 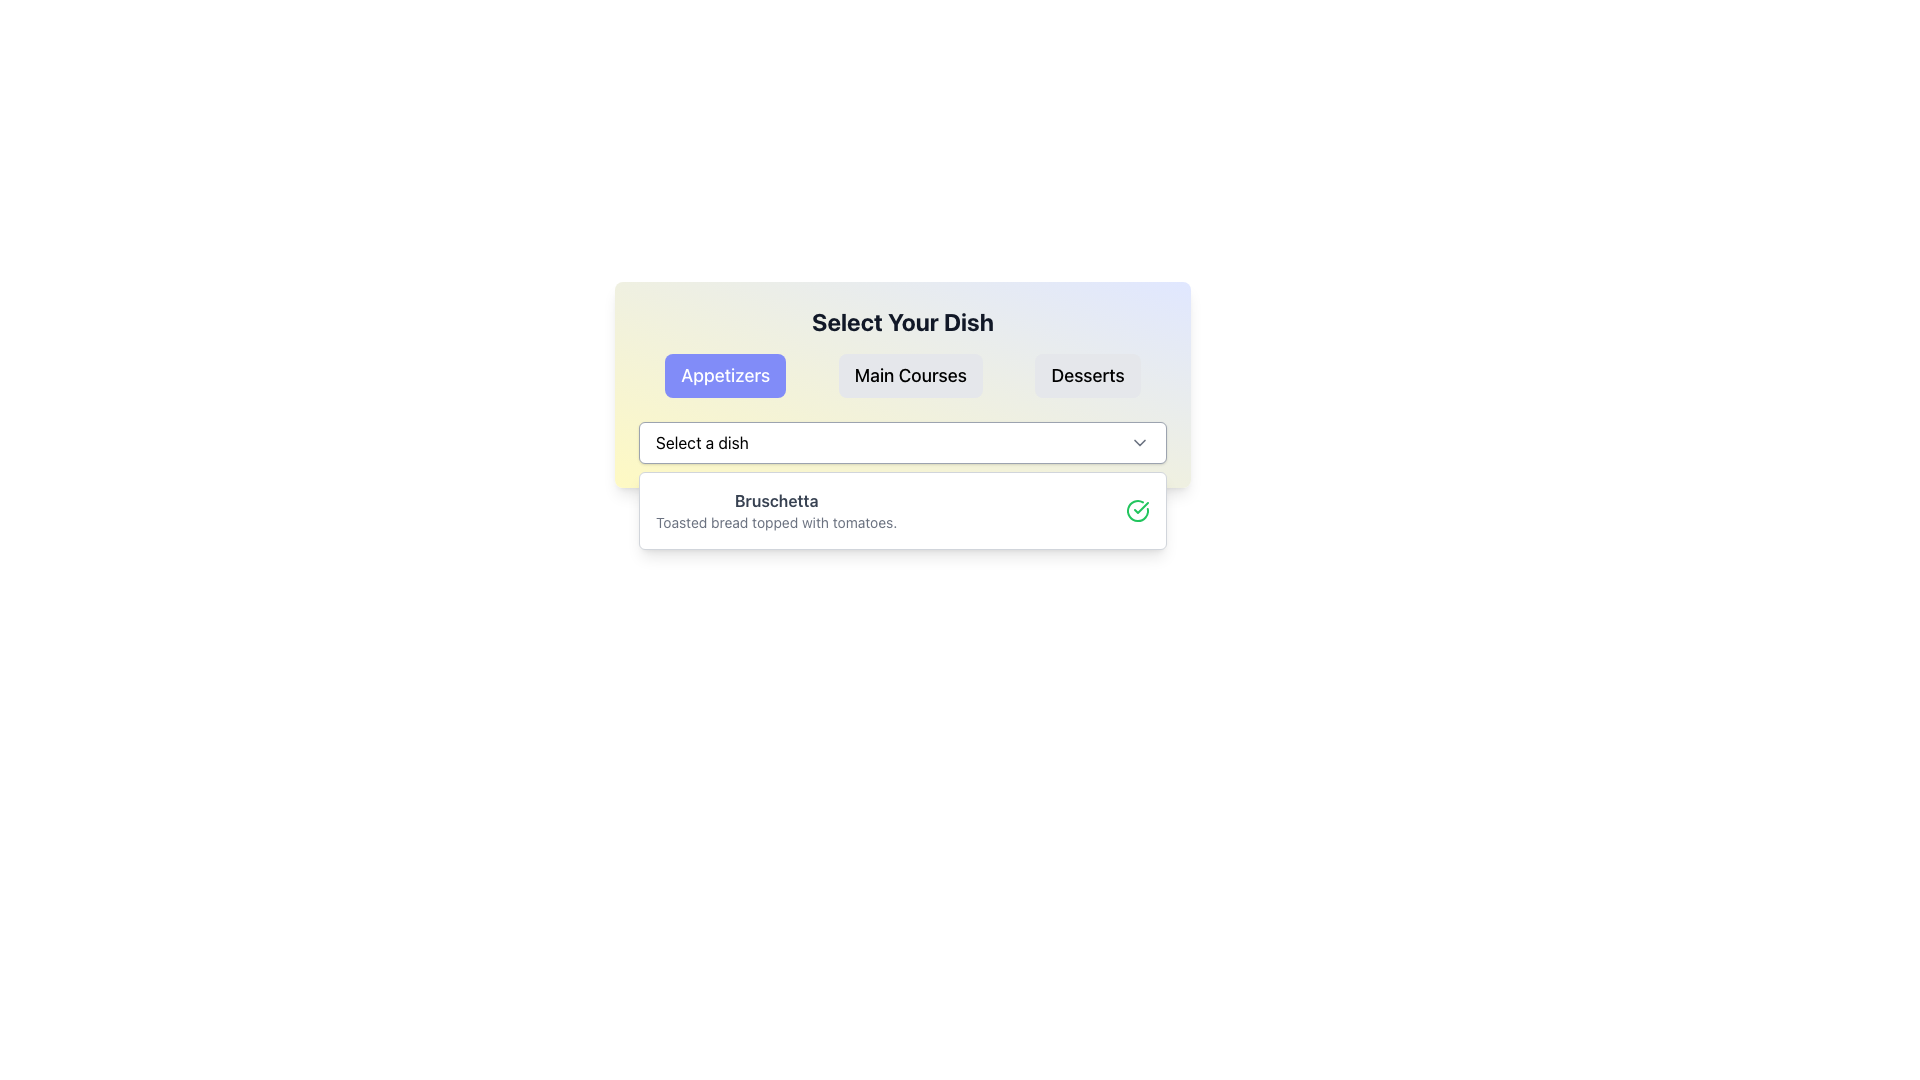 What do you see at coordinates (775, 500) in the screenshot?
I see `the bold dark gray text label displaying 'Bruschetta'` at bounding box center [775, 500].